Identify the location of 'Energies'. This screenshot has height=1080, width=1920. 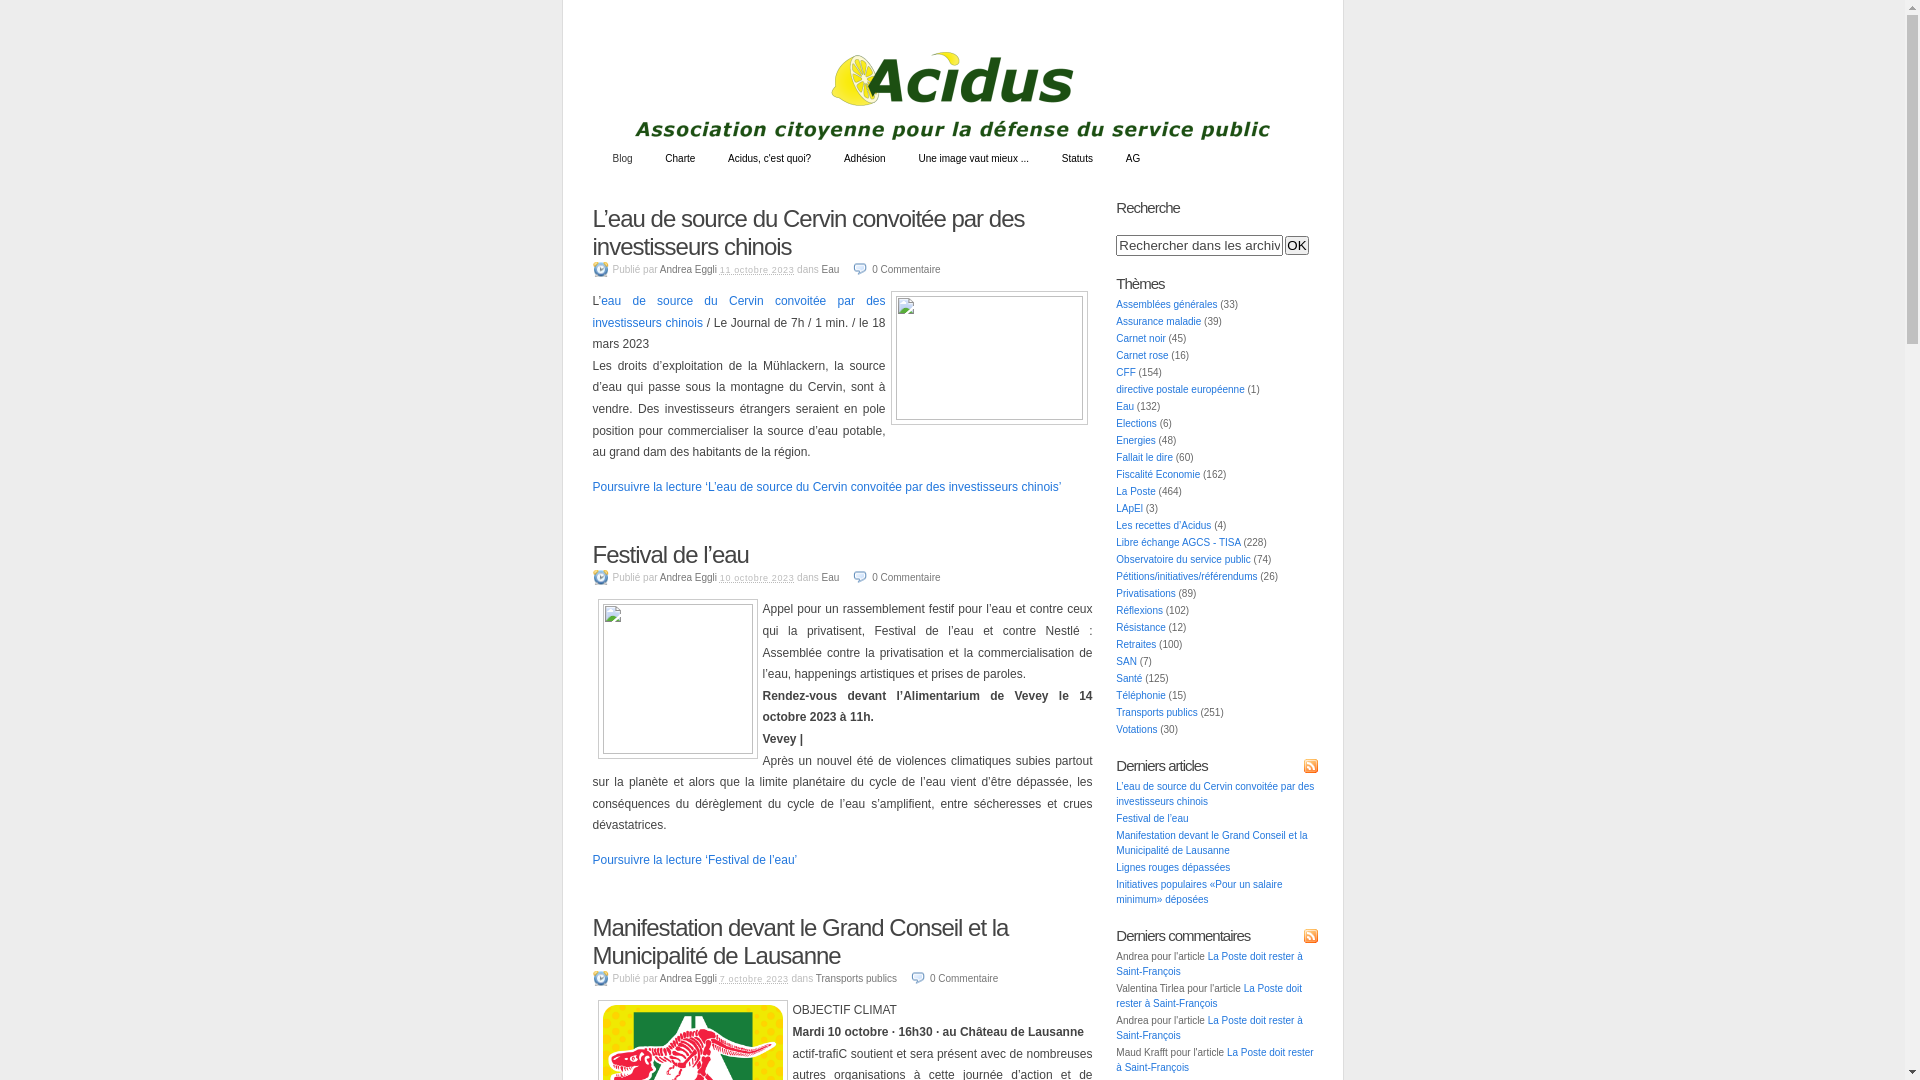
(1115, 439).